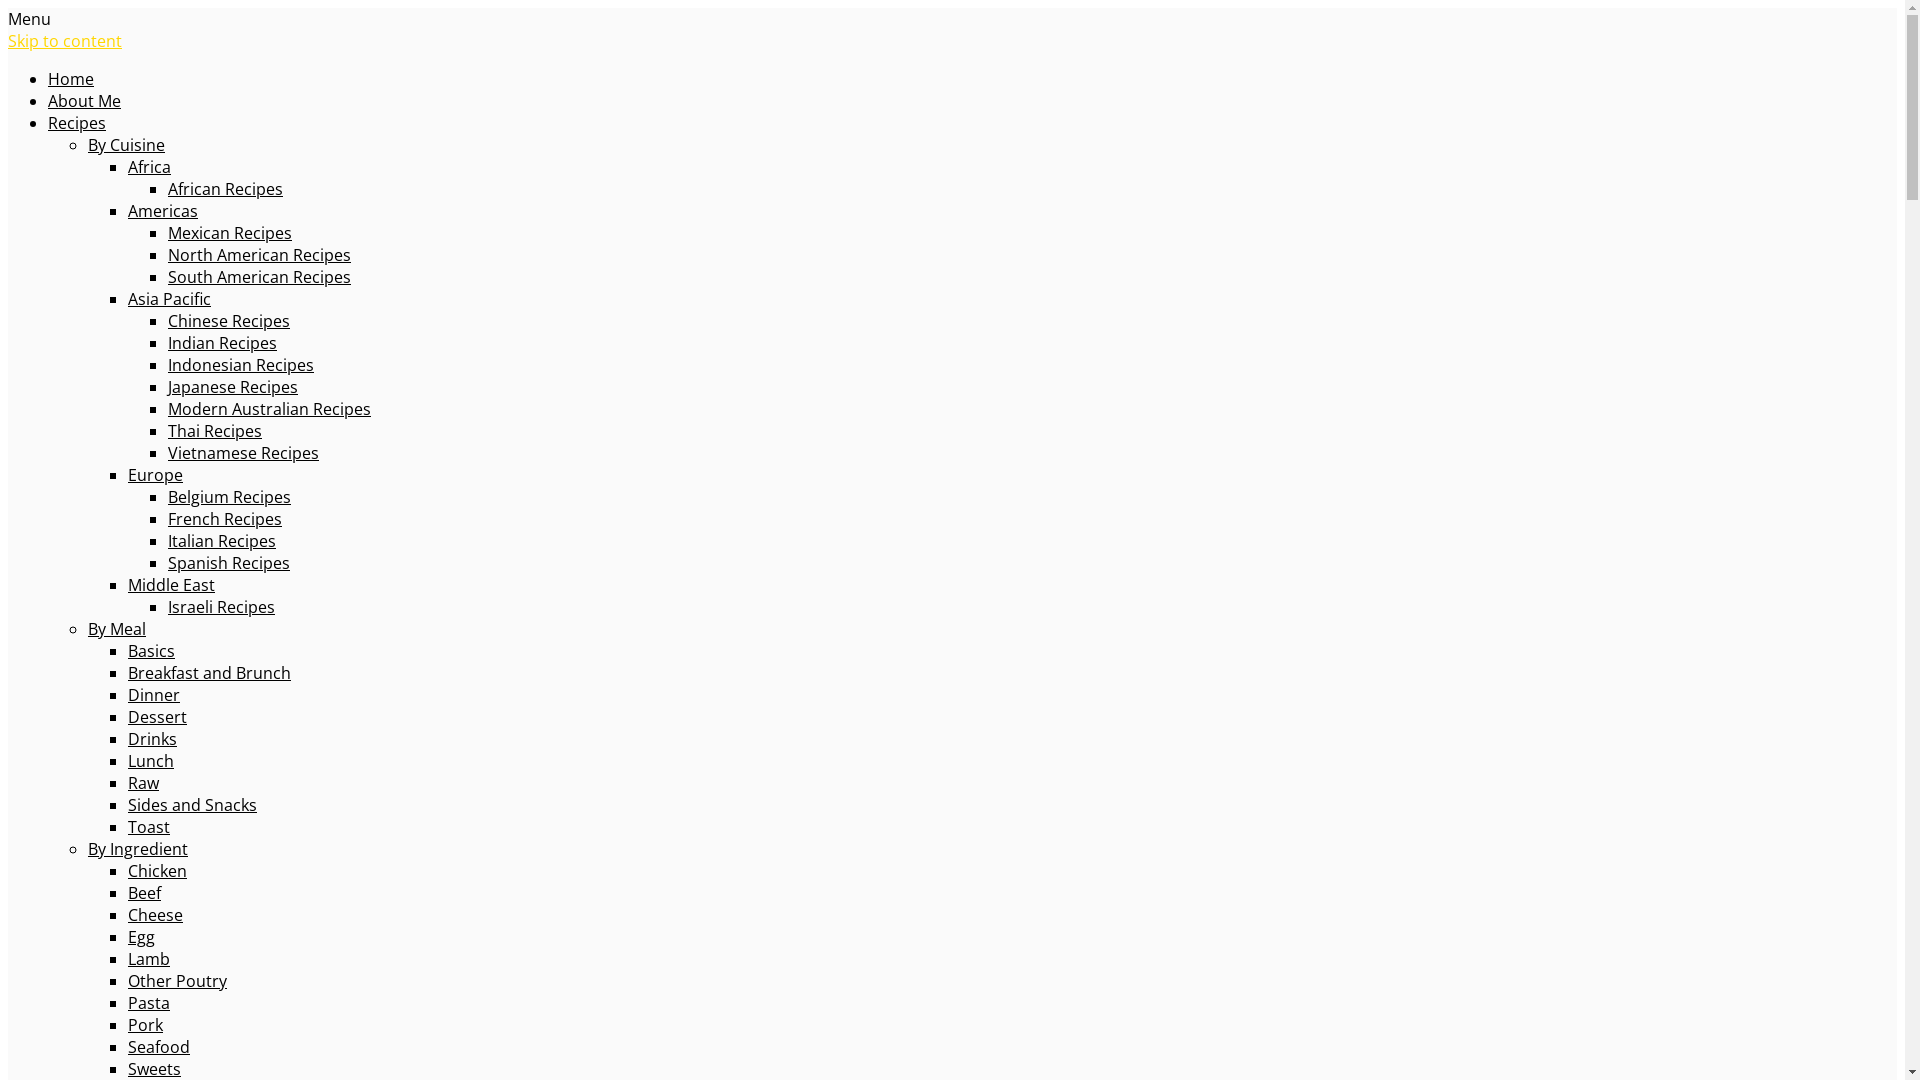 The width and height of the screenshot is (1920, 1080). What do you see at coordinates (140, 937) in the screenshot?
I see `'Egg'` at bounding box center [140, 937].